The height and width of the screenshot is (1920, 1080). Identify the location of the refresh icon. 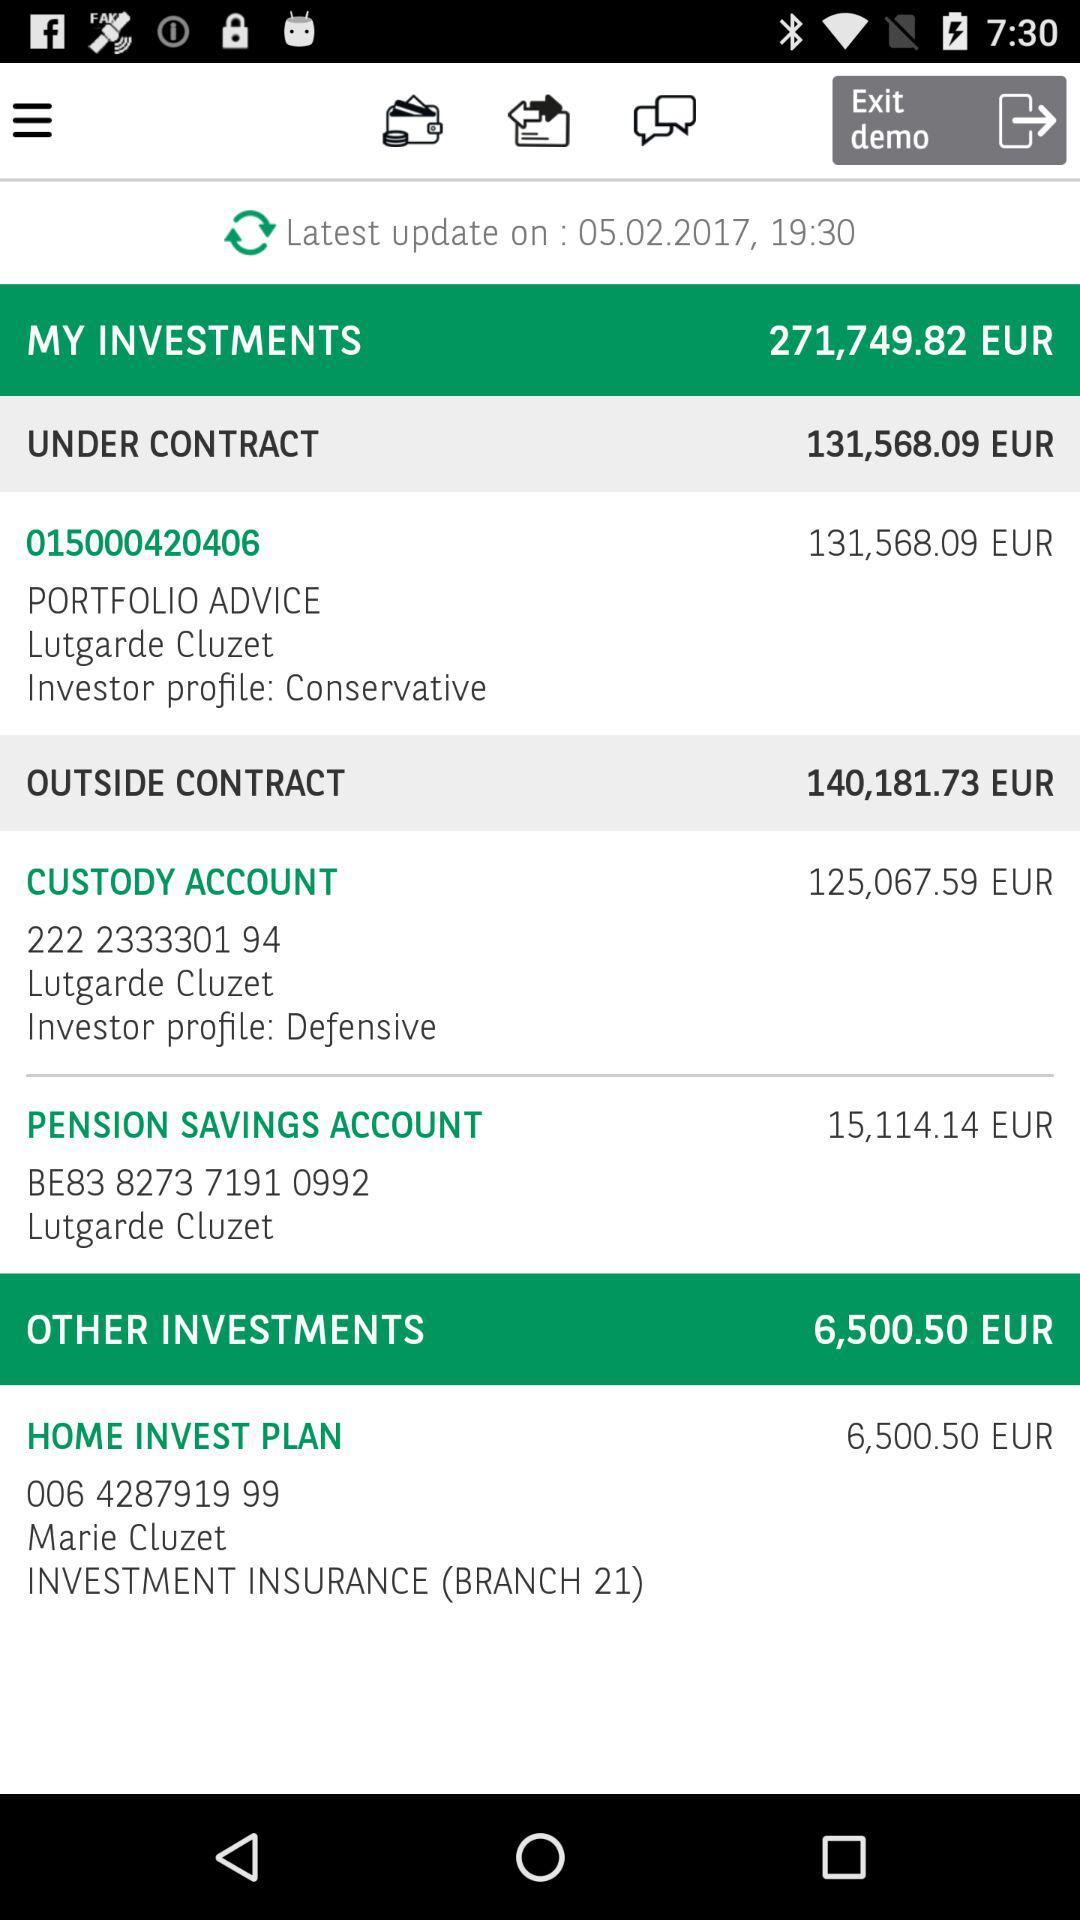
(249, 247).